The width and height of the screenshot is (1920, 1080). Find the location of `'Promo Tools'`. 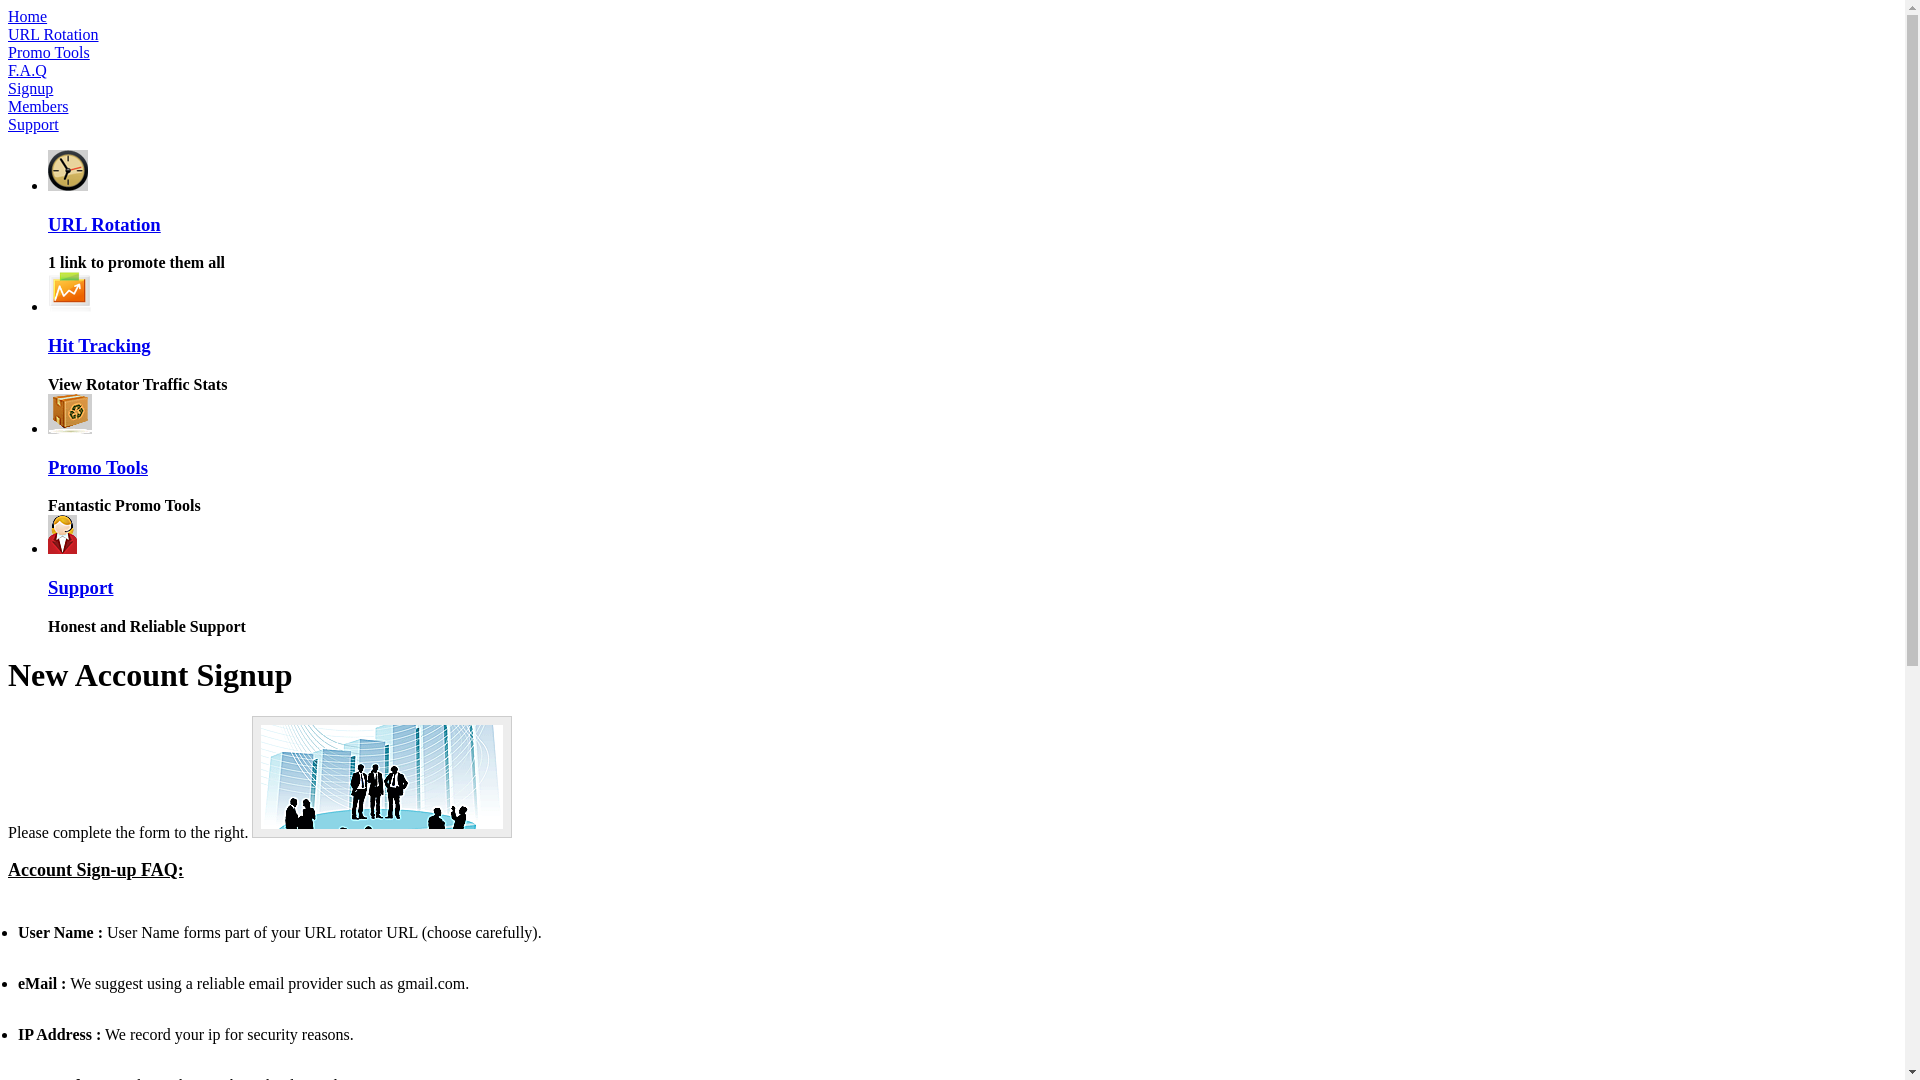

'Promo Tools' is located at coordinates (96, 467).